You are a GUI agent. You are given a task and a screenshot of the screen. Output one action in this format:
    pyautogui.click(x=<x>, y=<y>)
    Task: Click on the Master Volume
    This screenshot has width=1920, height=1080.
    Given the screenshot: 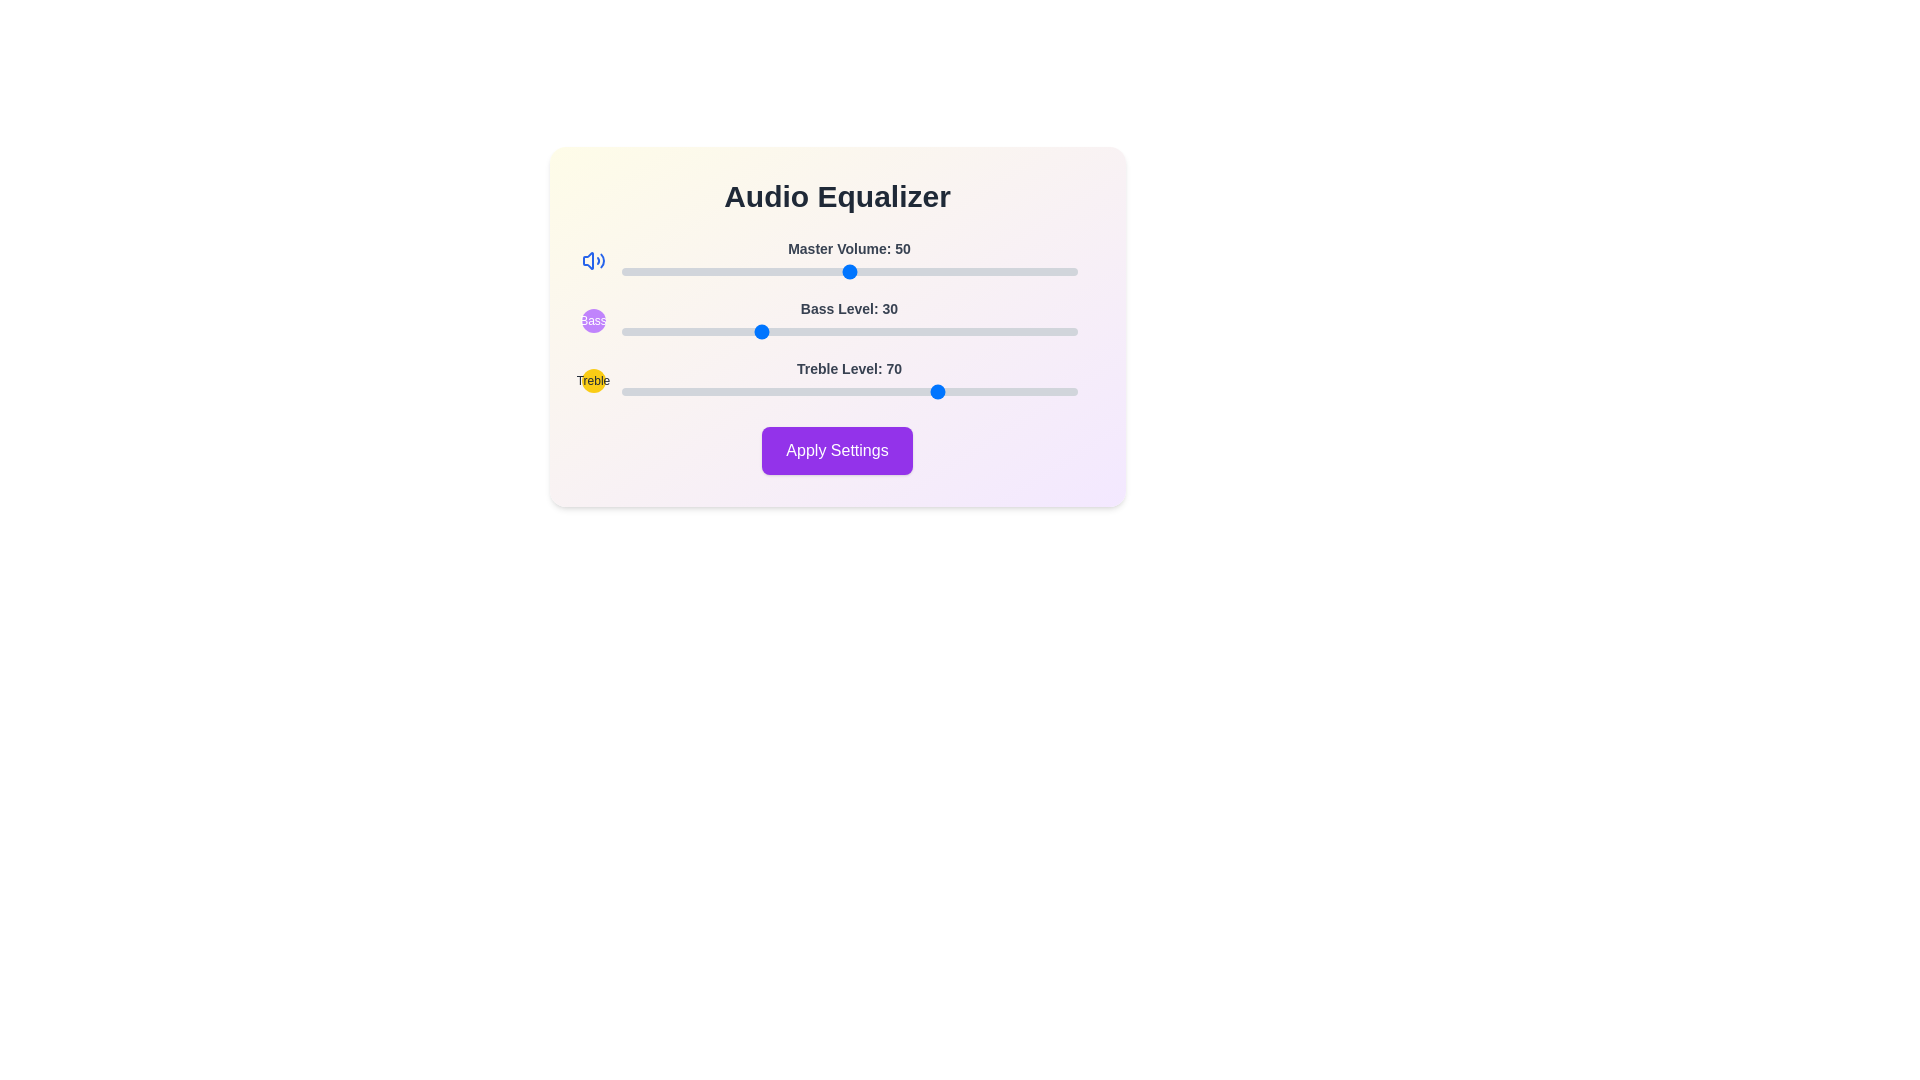 What is the action you would take?
    pyautogui.click(x=944, y=272)
    